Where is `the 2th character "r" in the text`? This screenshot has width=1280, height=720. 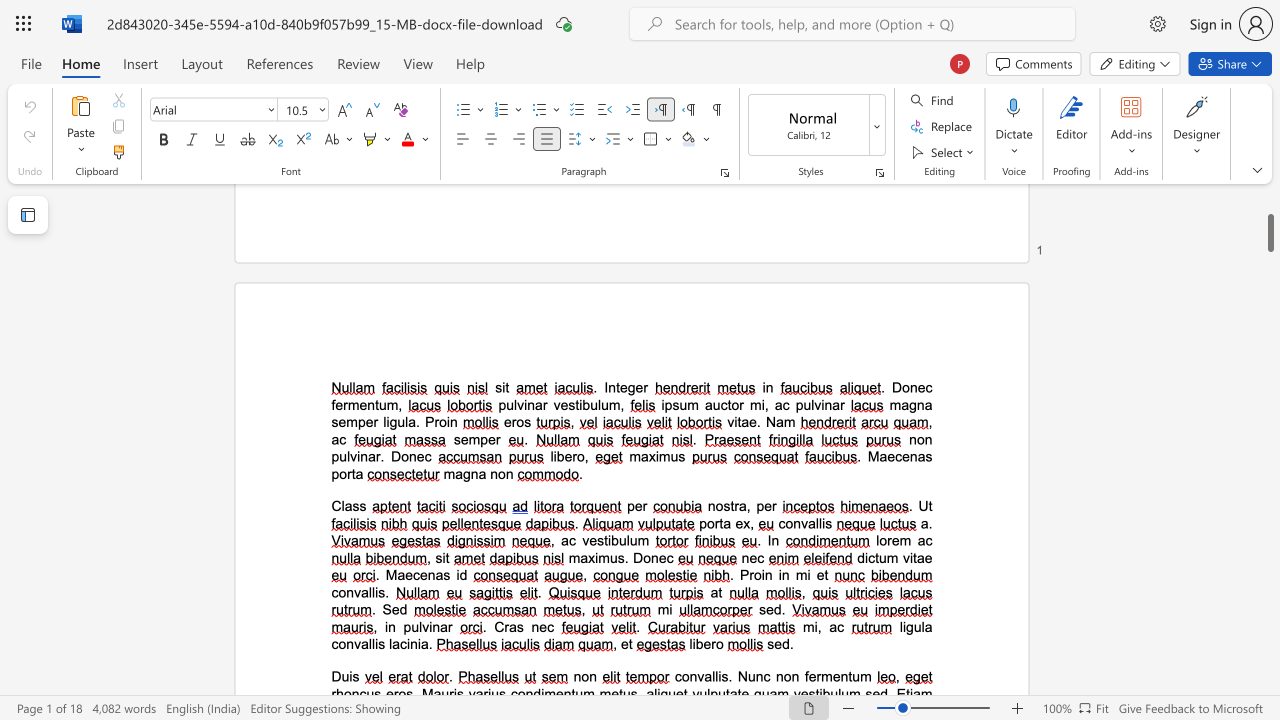 the 2th character "r" in the text is located at coordinates (773, 505).